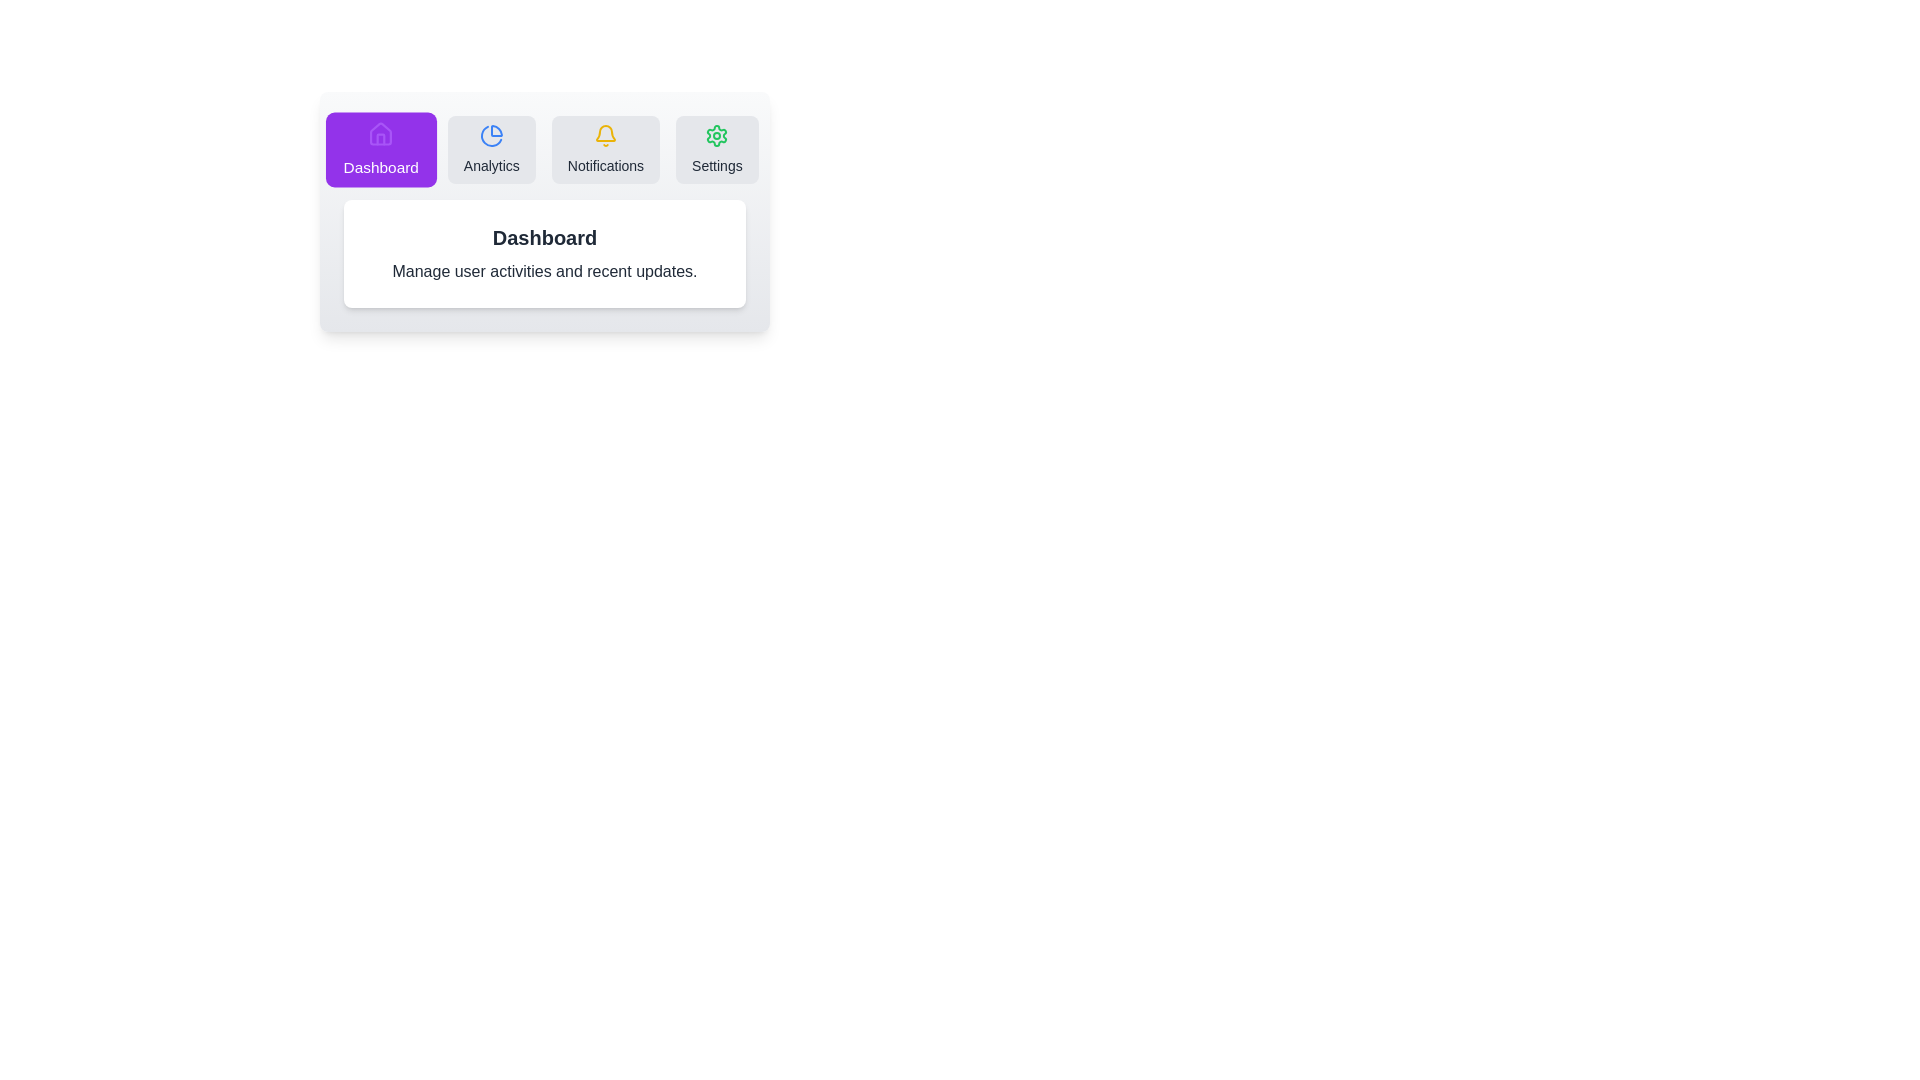 Image resolution: width=1920 pixels, height=1080 pixels. Describe the element at coordinates (717, 149) in the screenshot. I see `the Settings tab` at that location.